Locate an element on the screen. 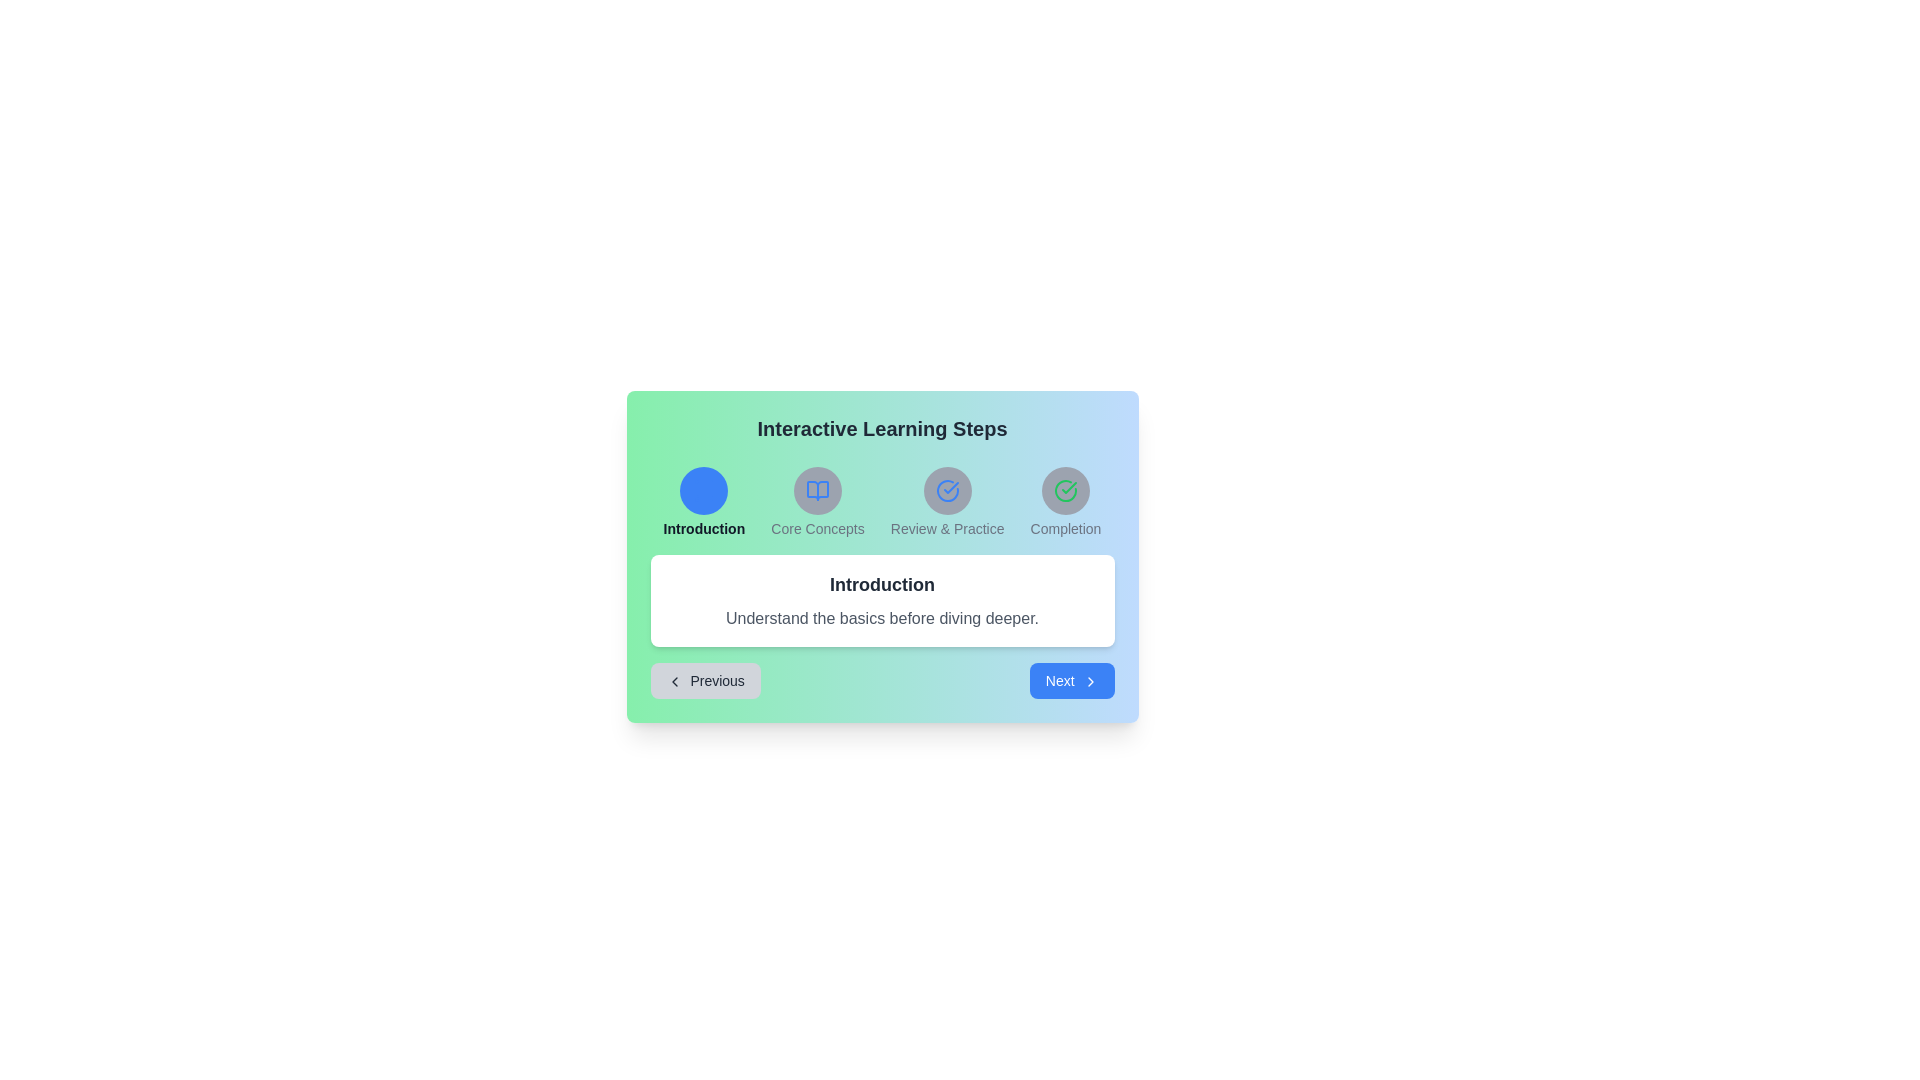 This screenshot has width=1920, height=1080. the circular icon labeled 'Core Concepts', which features a blue open book graphic on a gray background, positioned in the second place of a horizontal navigation bar is located at coordinates (818, 501).